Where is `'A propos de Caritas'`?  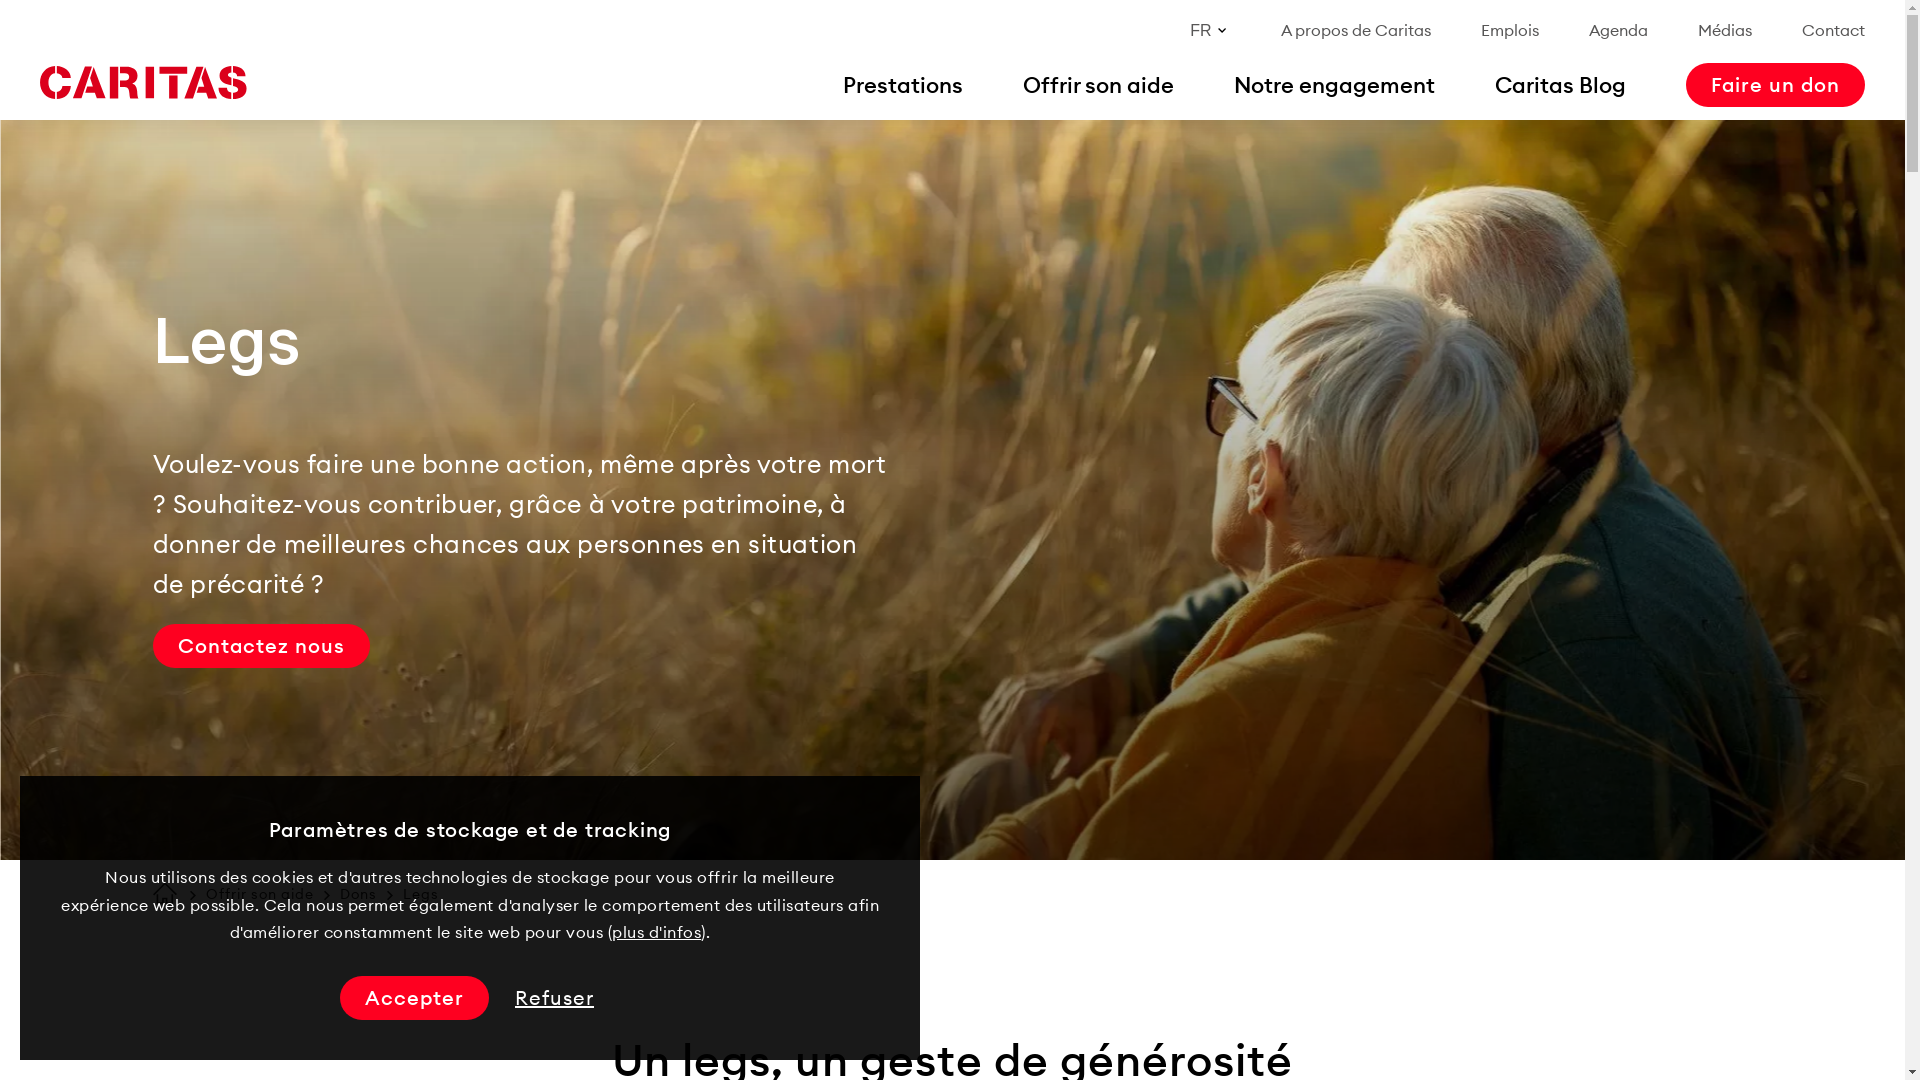
'A propos de Caritas' is located at coordinates (1356, 30).